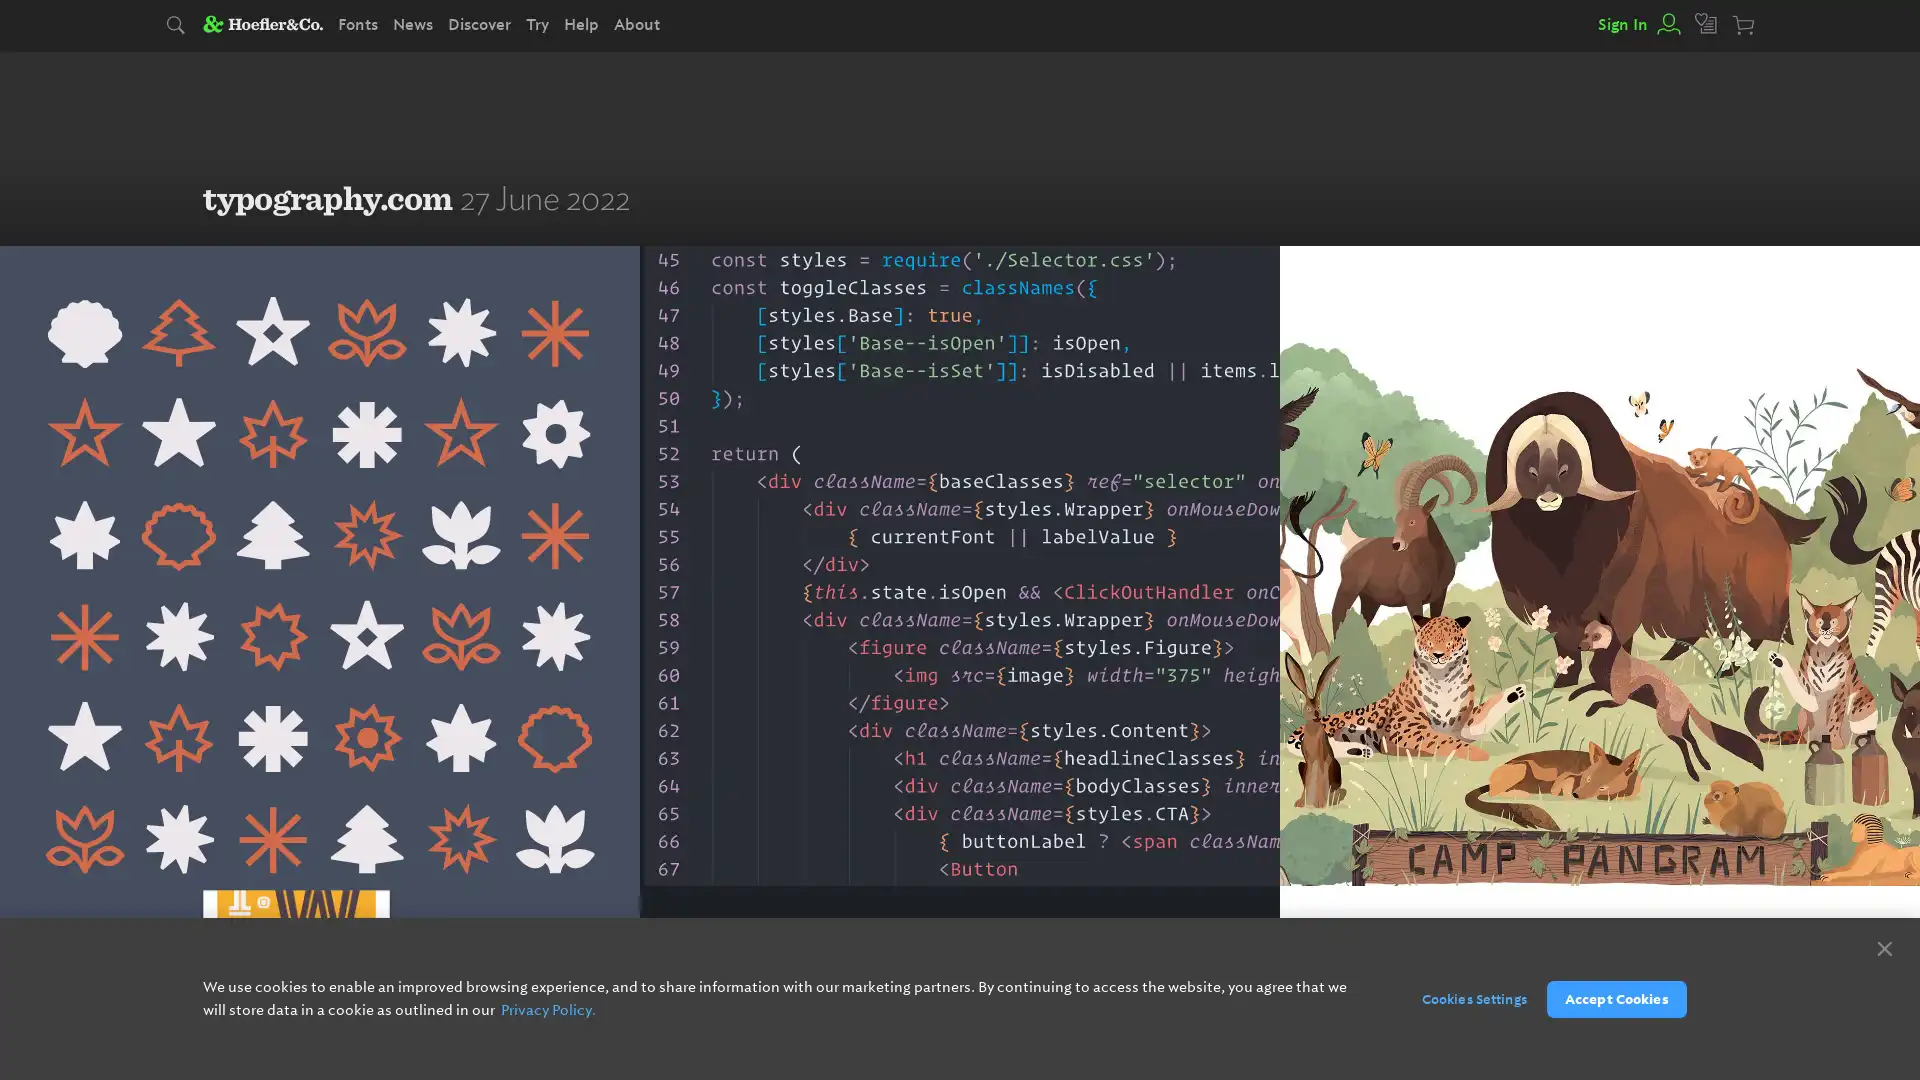  I want to click on View your account, so click(1666, 24).